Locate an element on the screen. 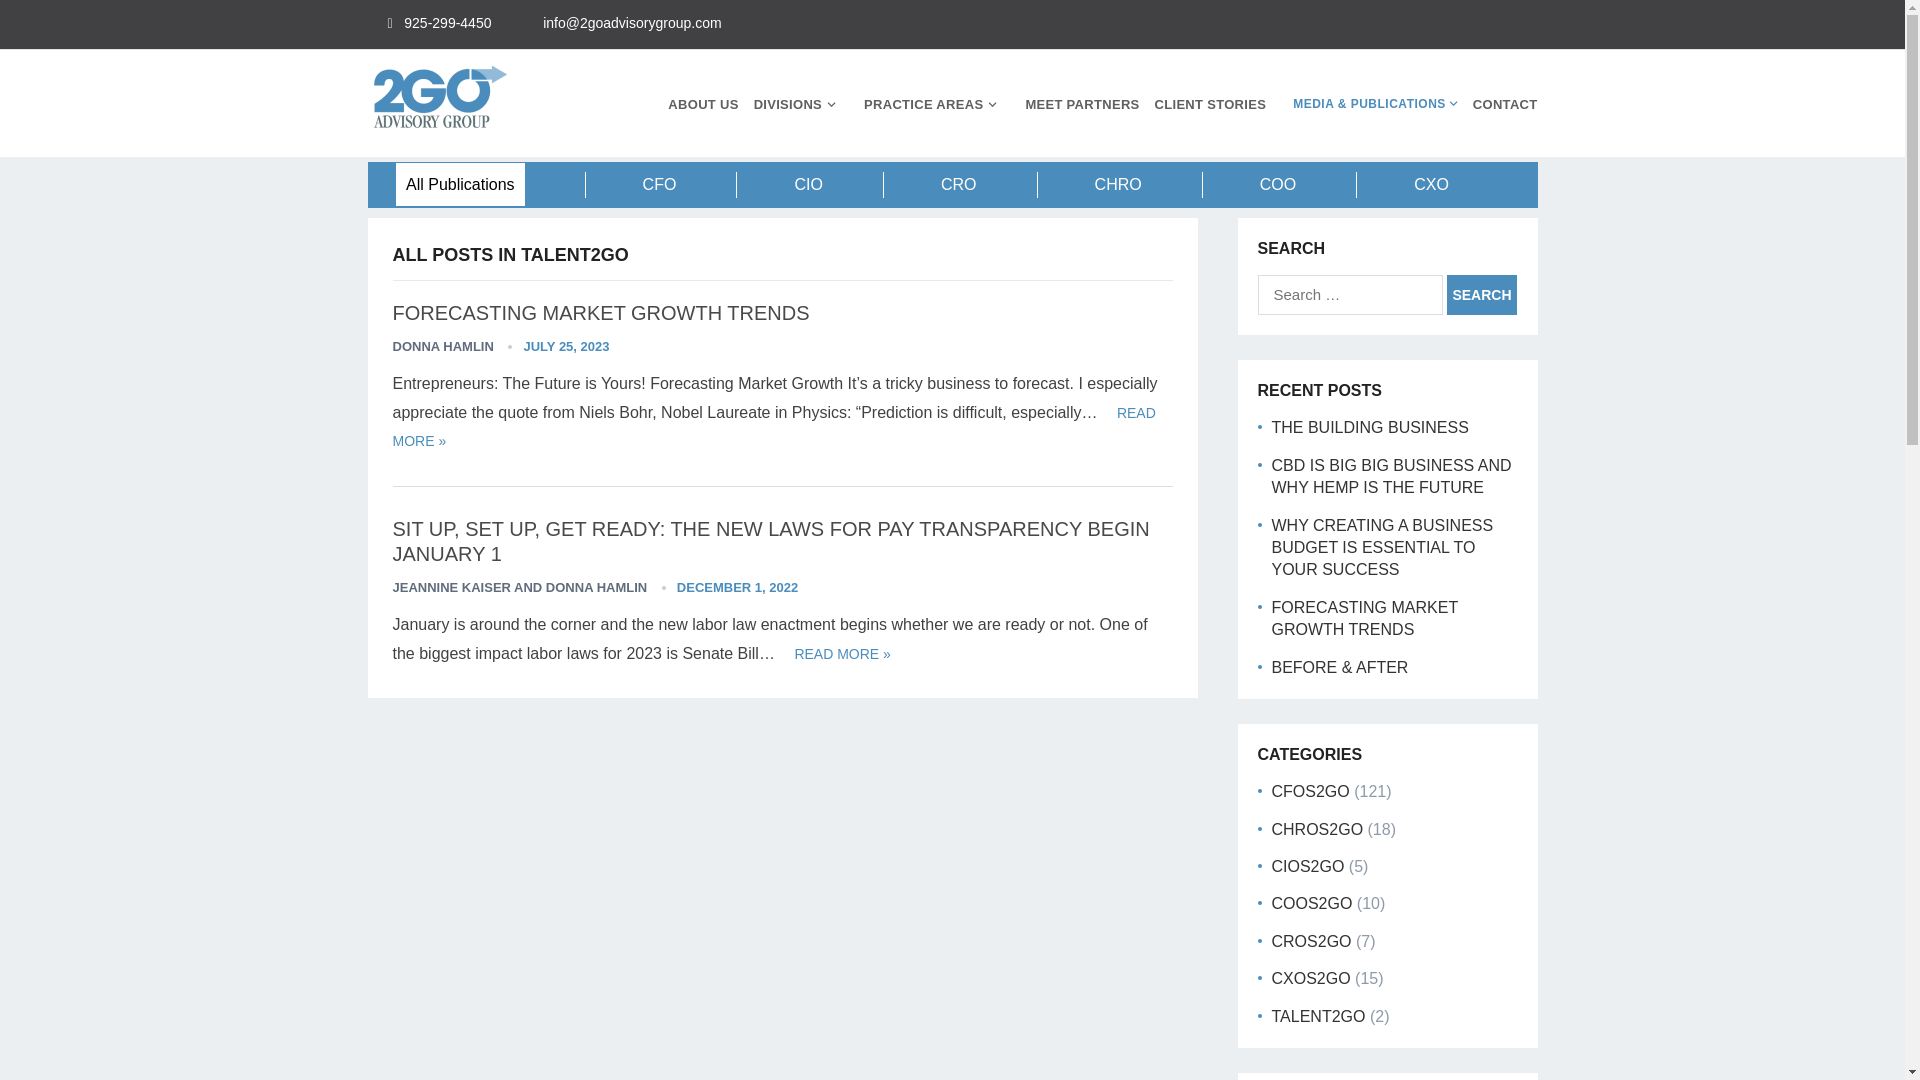 The width and height of the screenshot is (1920, 1080). 'ABOUT US' is located at coordinates (702, 104).